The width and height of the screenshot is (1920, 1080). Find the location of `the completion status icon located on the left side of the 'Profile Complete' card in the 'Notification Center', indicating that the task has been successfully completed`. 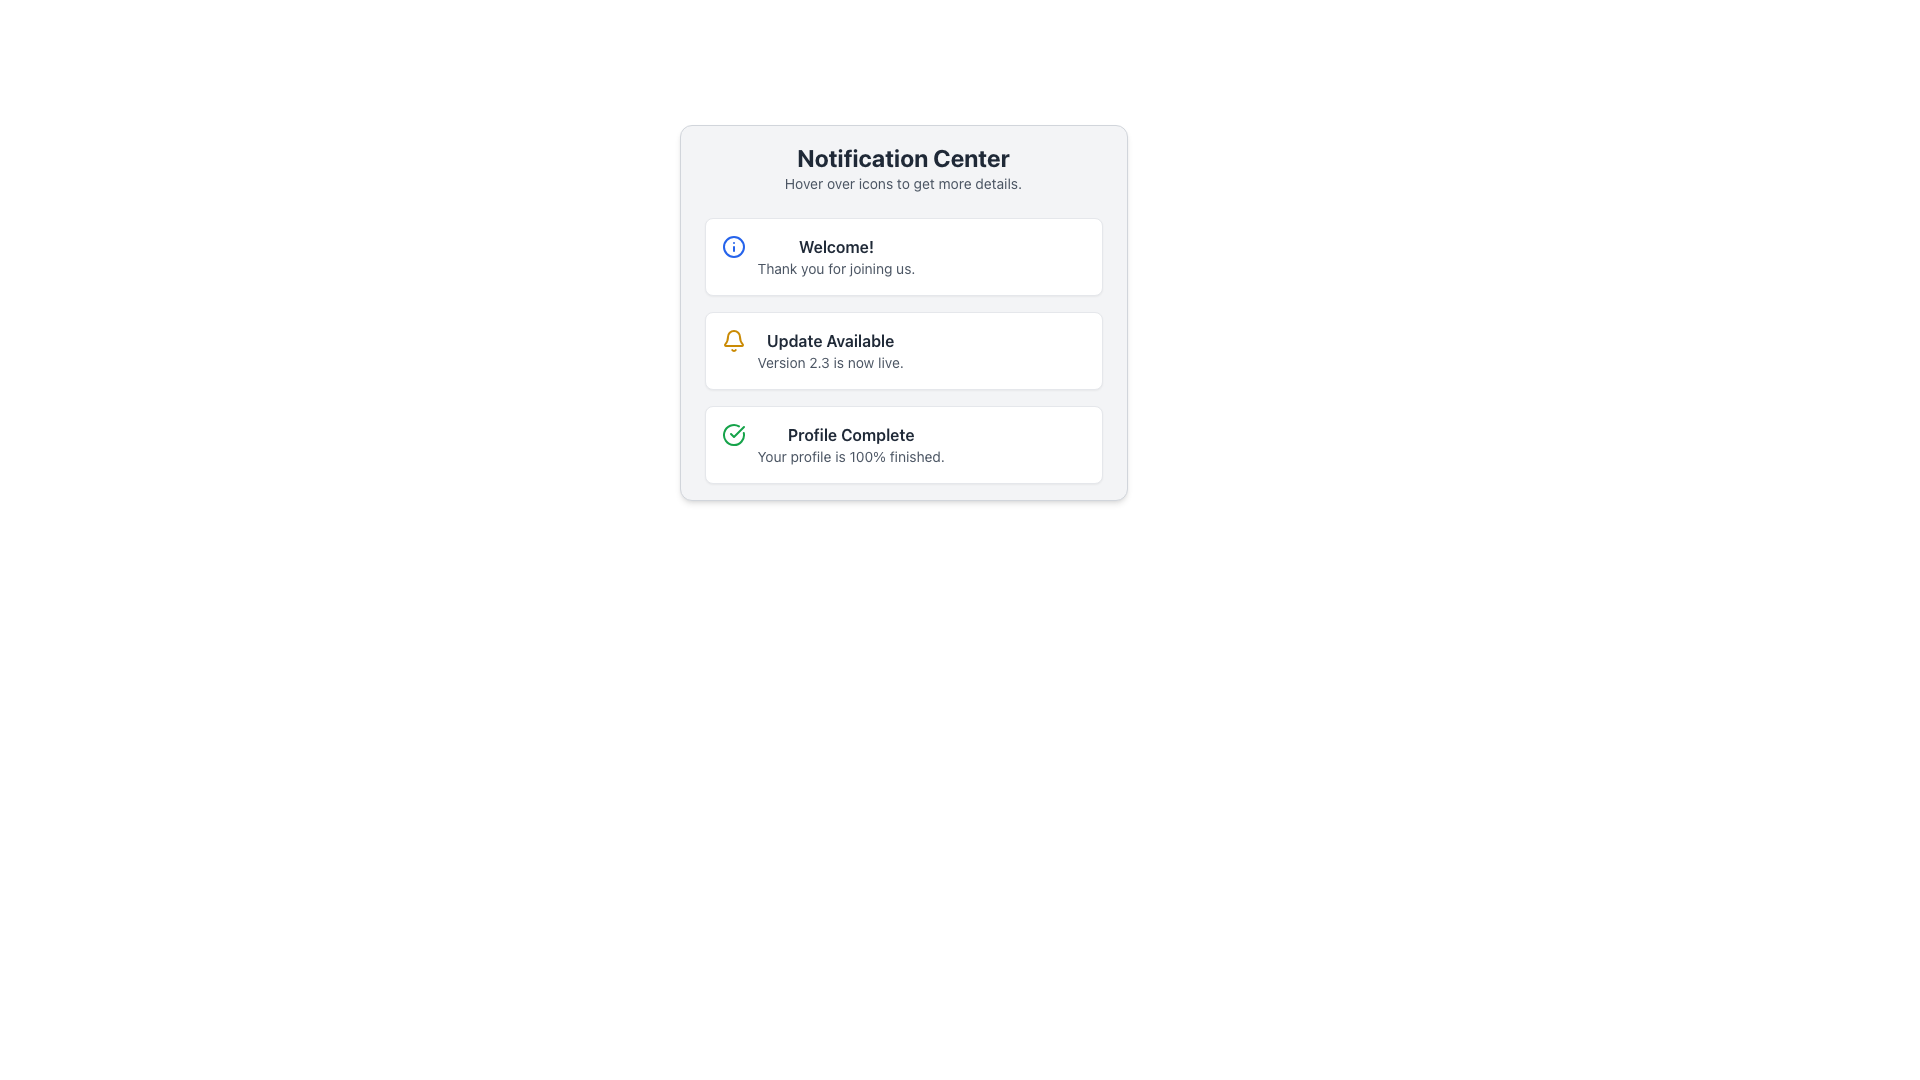

the completion status icon located on the left side of the 'Profile Complete' card in the 'Notification Center', indicating that the task has been successfully completed is located at coordinates (732, 434).